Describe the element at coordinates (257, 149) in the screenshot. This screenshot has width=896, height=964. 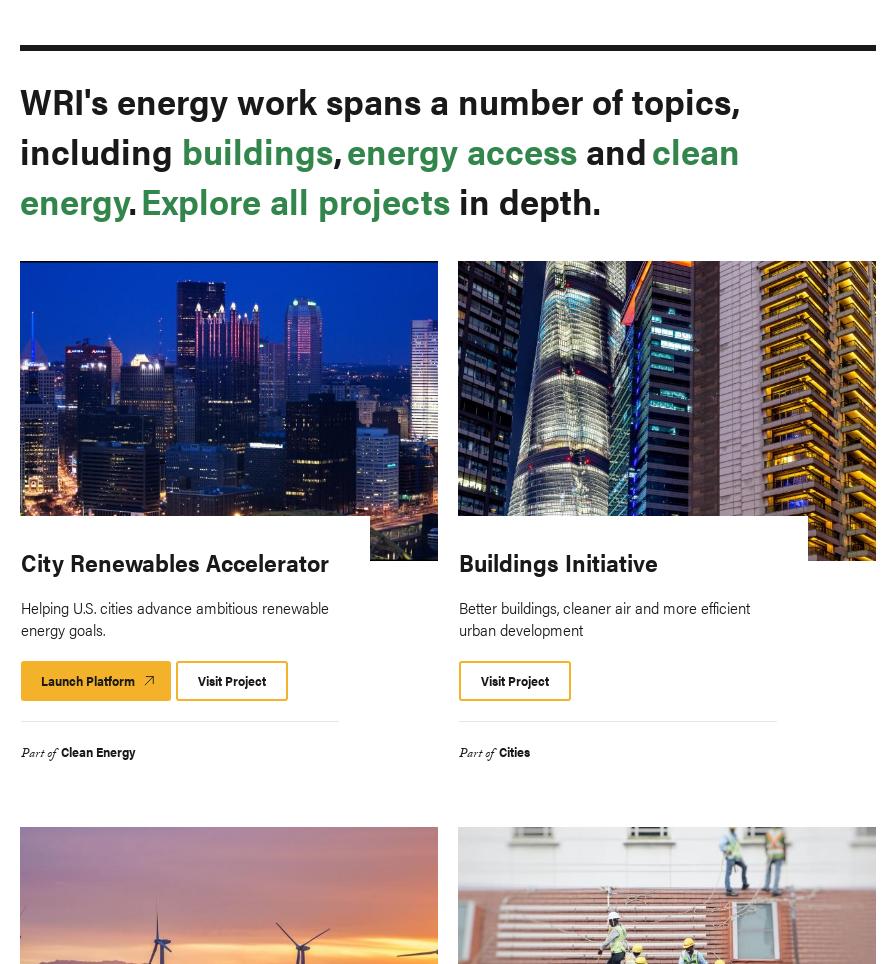
I see `'buildings'` at that location.